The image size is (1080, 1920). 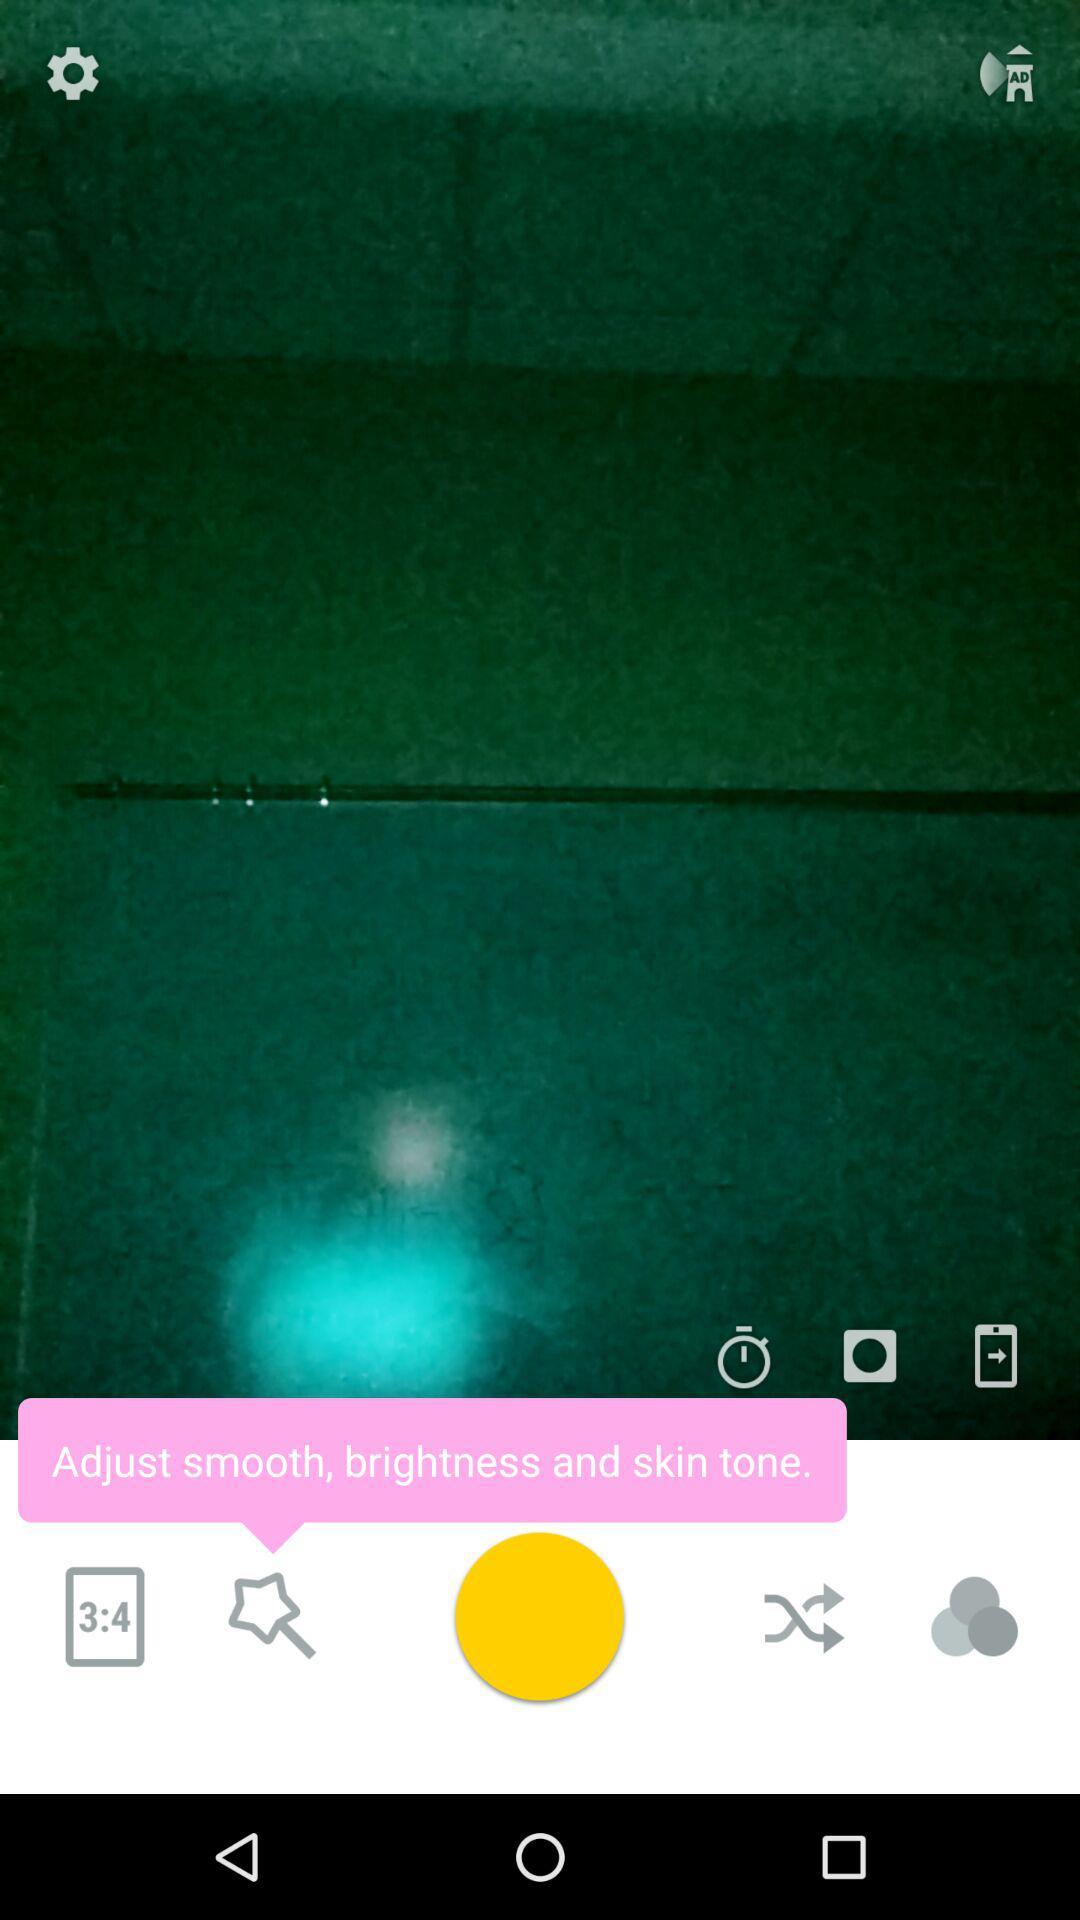 I want to click on the star icon, so click(x=273, y=1617).